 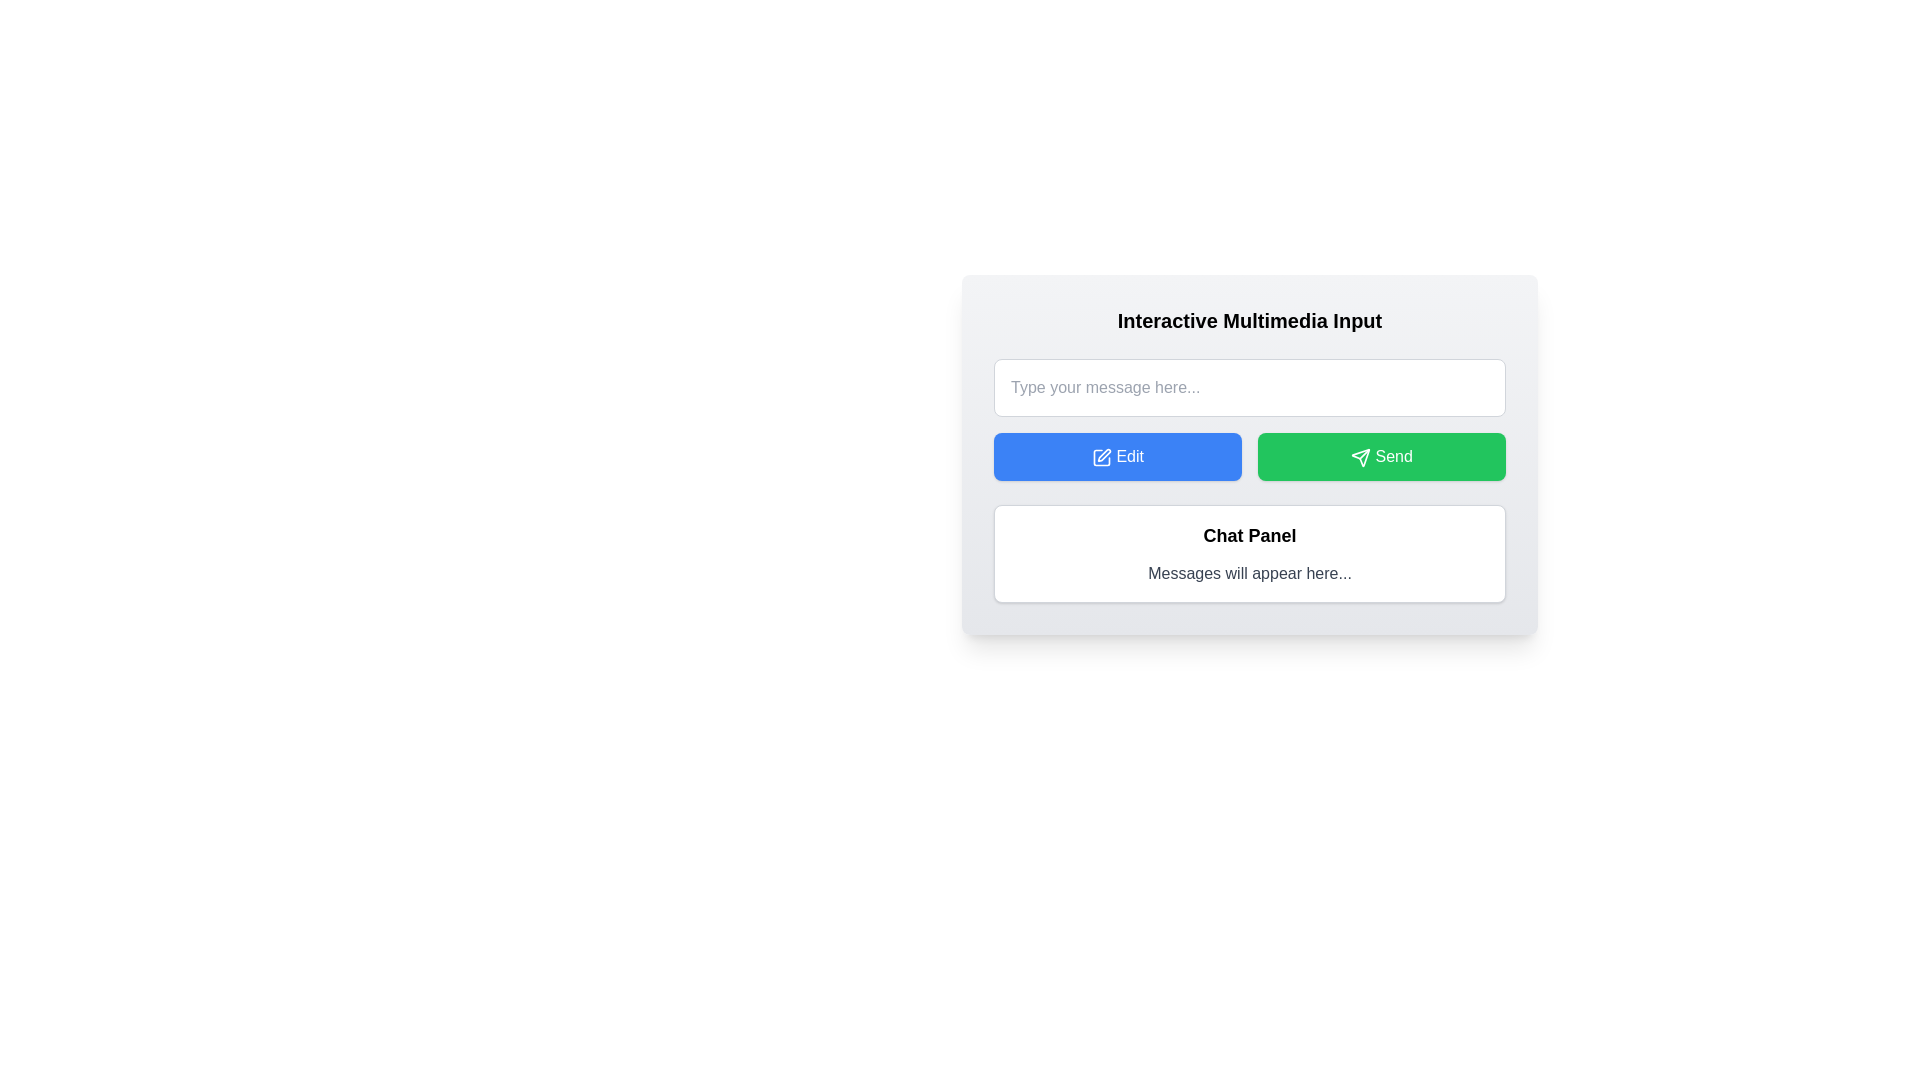 I want to click on the square-shaped base of the pen icon, which is part of the editing functionality located within an SVG next to the 'Edit' text on a blue button, so click(x=1100, y=457).